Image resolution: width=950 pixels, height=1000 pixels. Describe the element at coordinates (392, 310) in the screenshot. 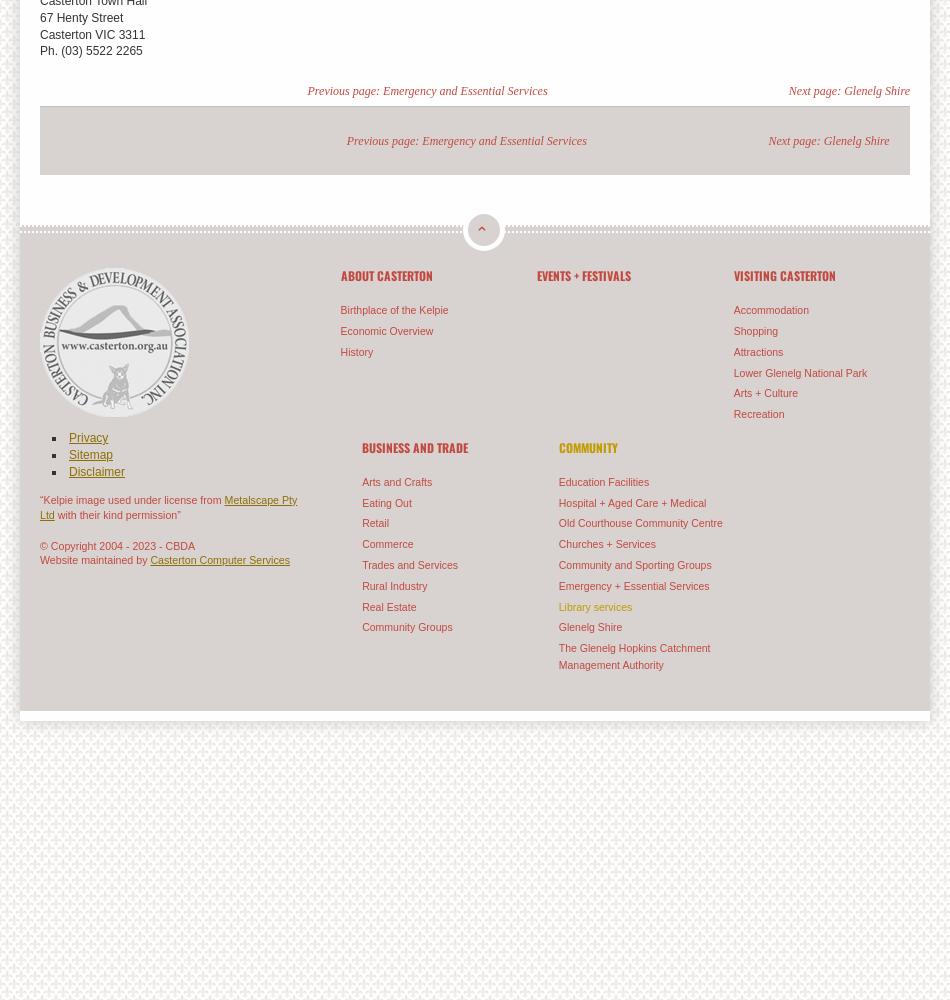

I see `'Birthplace of the Kelpie'` at that location.